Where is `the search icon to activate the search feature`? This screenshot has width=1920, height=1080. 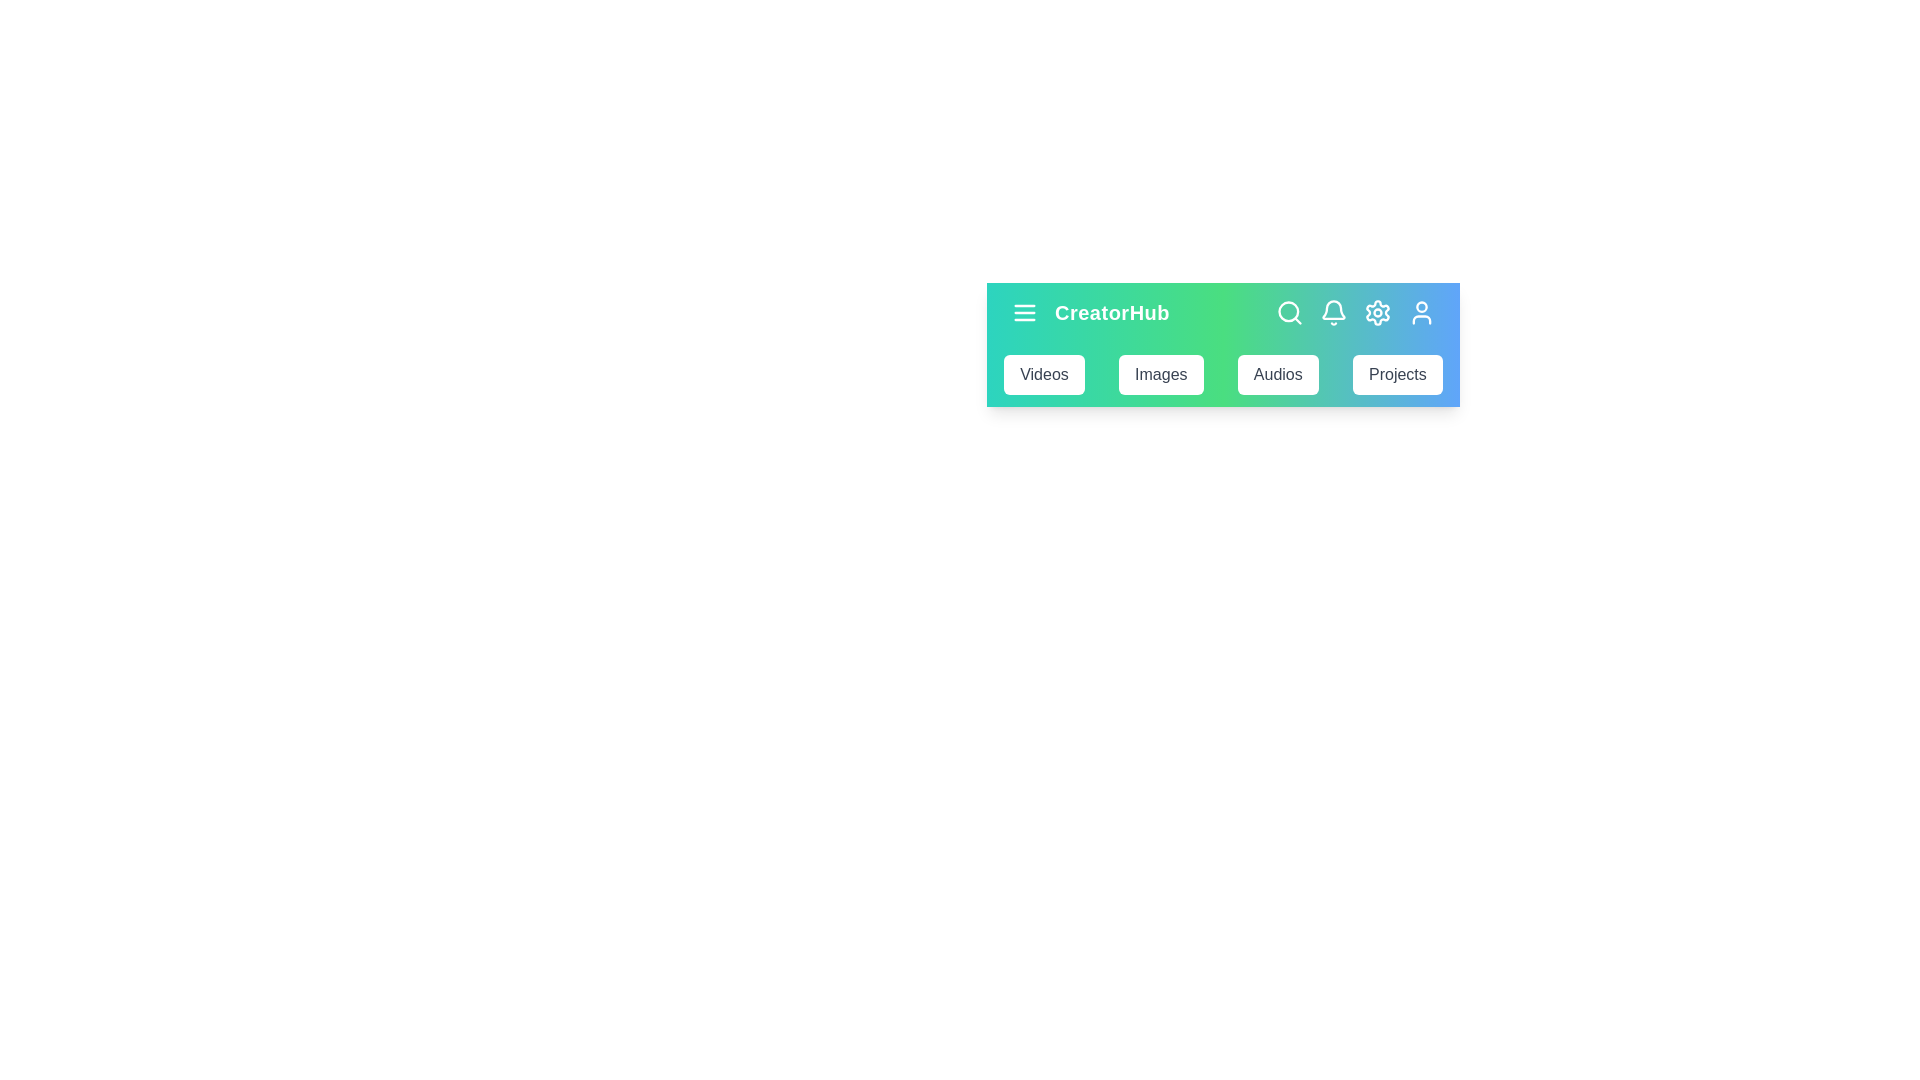 the search icon to activate the search feature is located at coordinates (1290, 312).